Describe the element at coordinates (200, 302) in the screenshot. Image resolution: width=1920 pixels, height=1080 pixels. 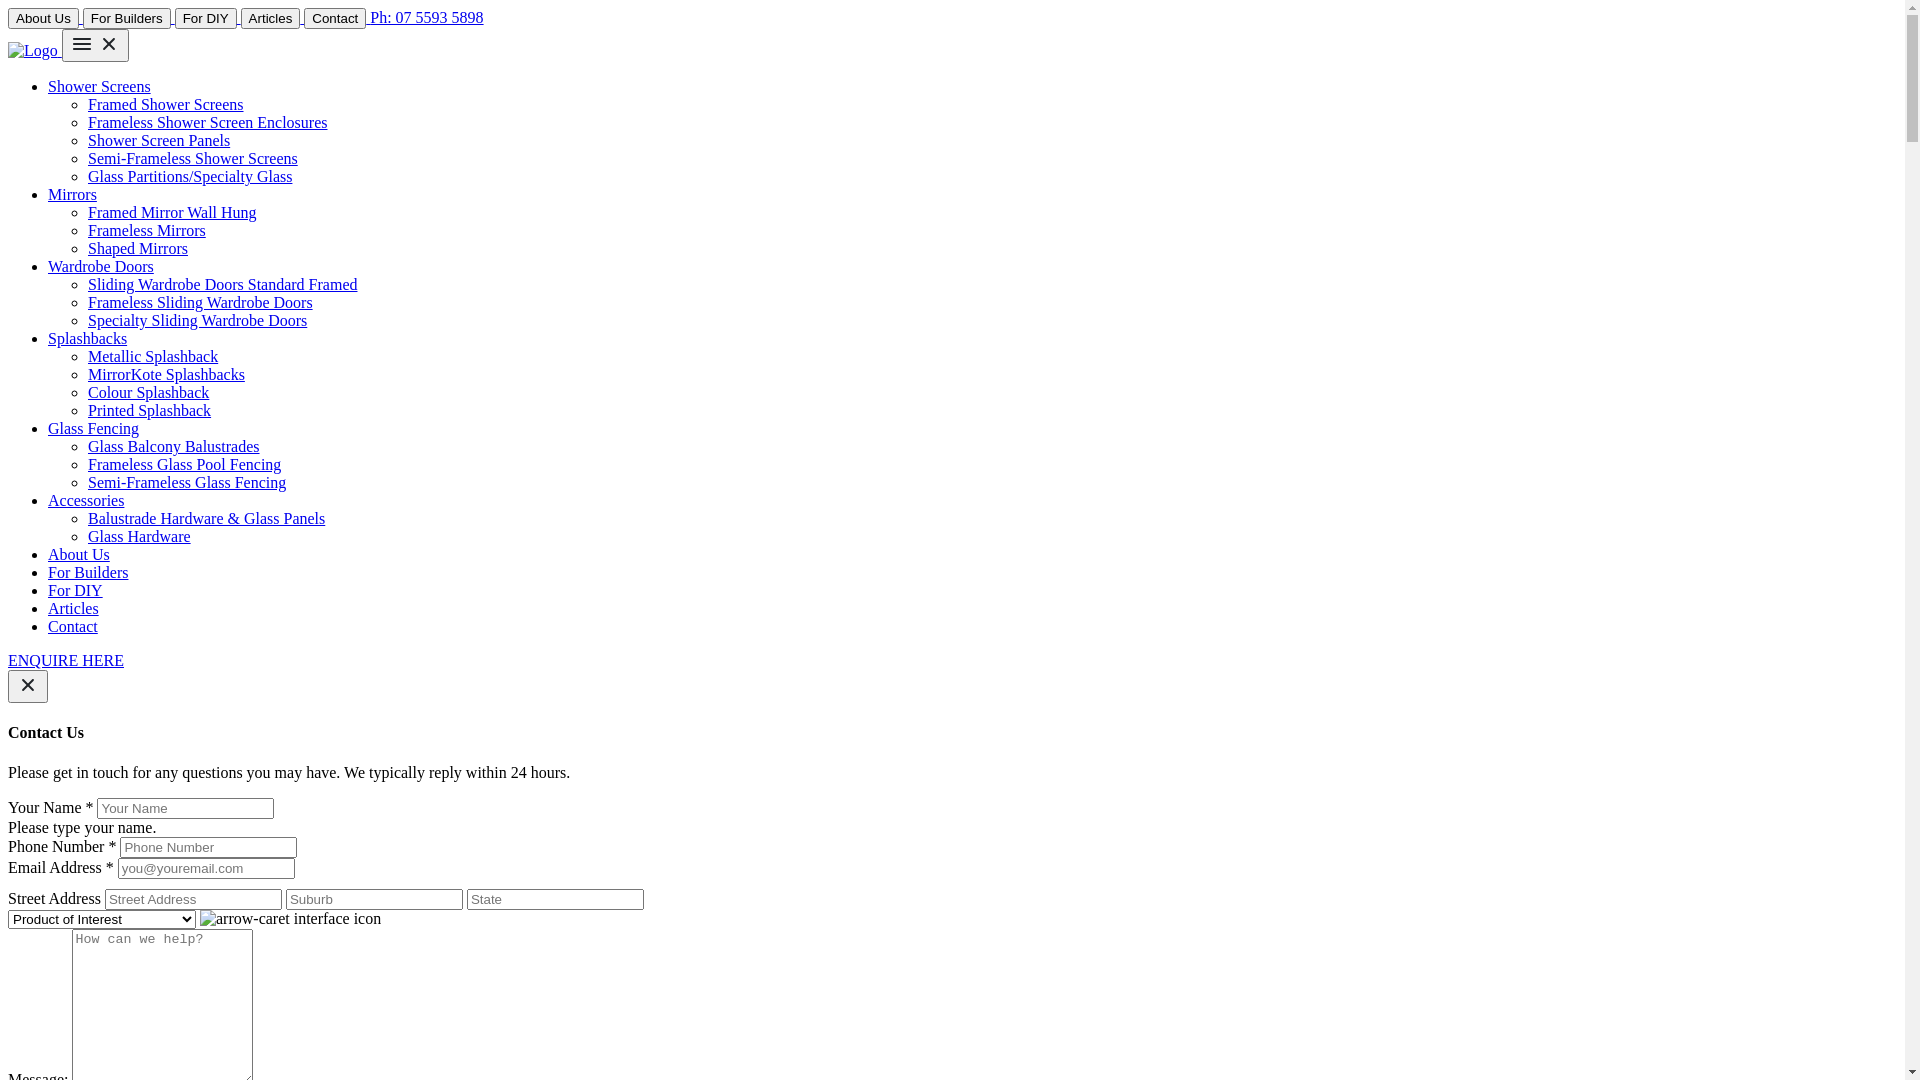
I see `'Frameless Sliding Wardrobe Doors'` at that location.